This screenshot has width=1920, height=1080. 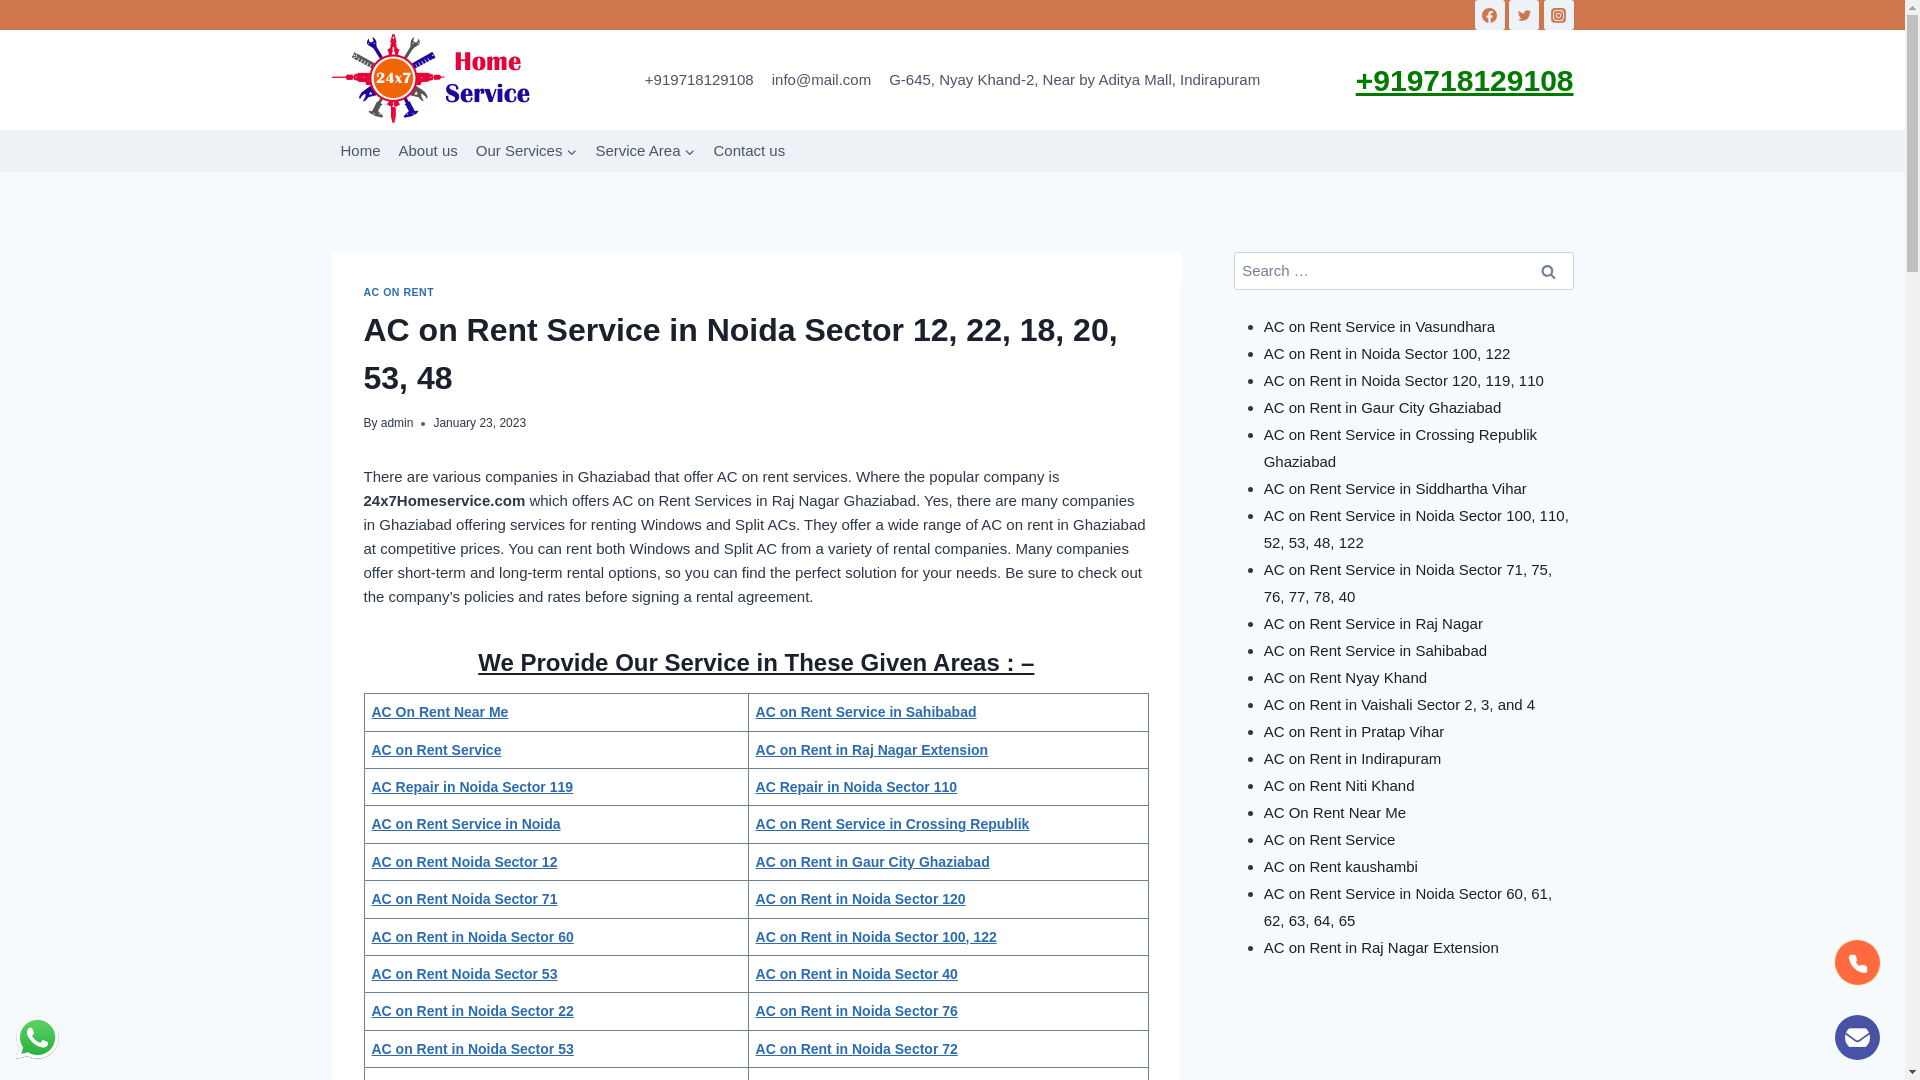 What do you see at coordinates (1407, 582) in the screenshot?
I see `'AC on Rent Service in Noida Sector 71, 75, 76, 77, 78, 40'` at bounding box center [1407, 582].